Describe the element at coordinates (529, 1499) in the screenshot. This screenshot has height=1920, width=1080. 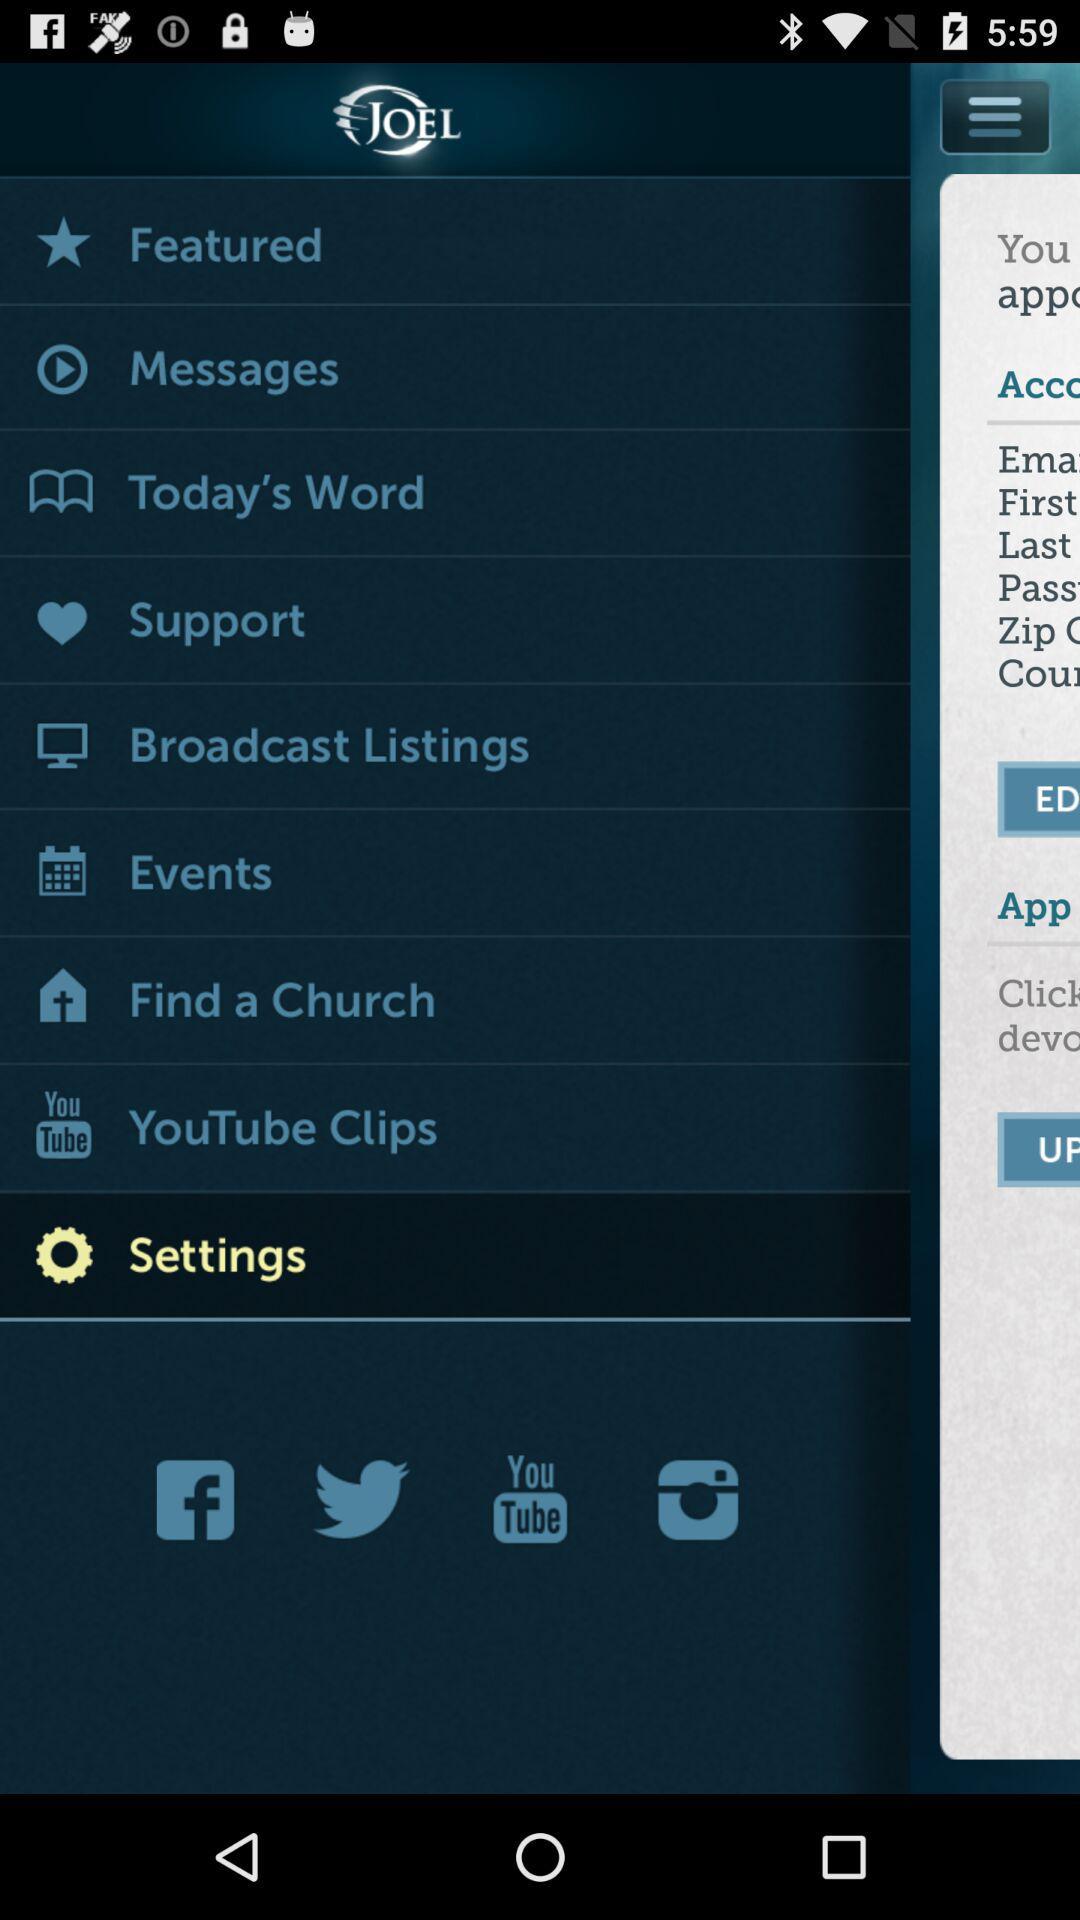
I see `and share joel related videos` at that location.